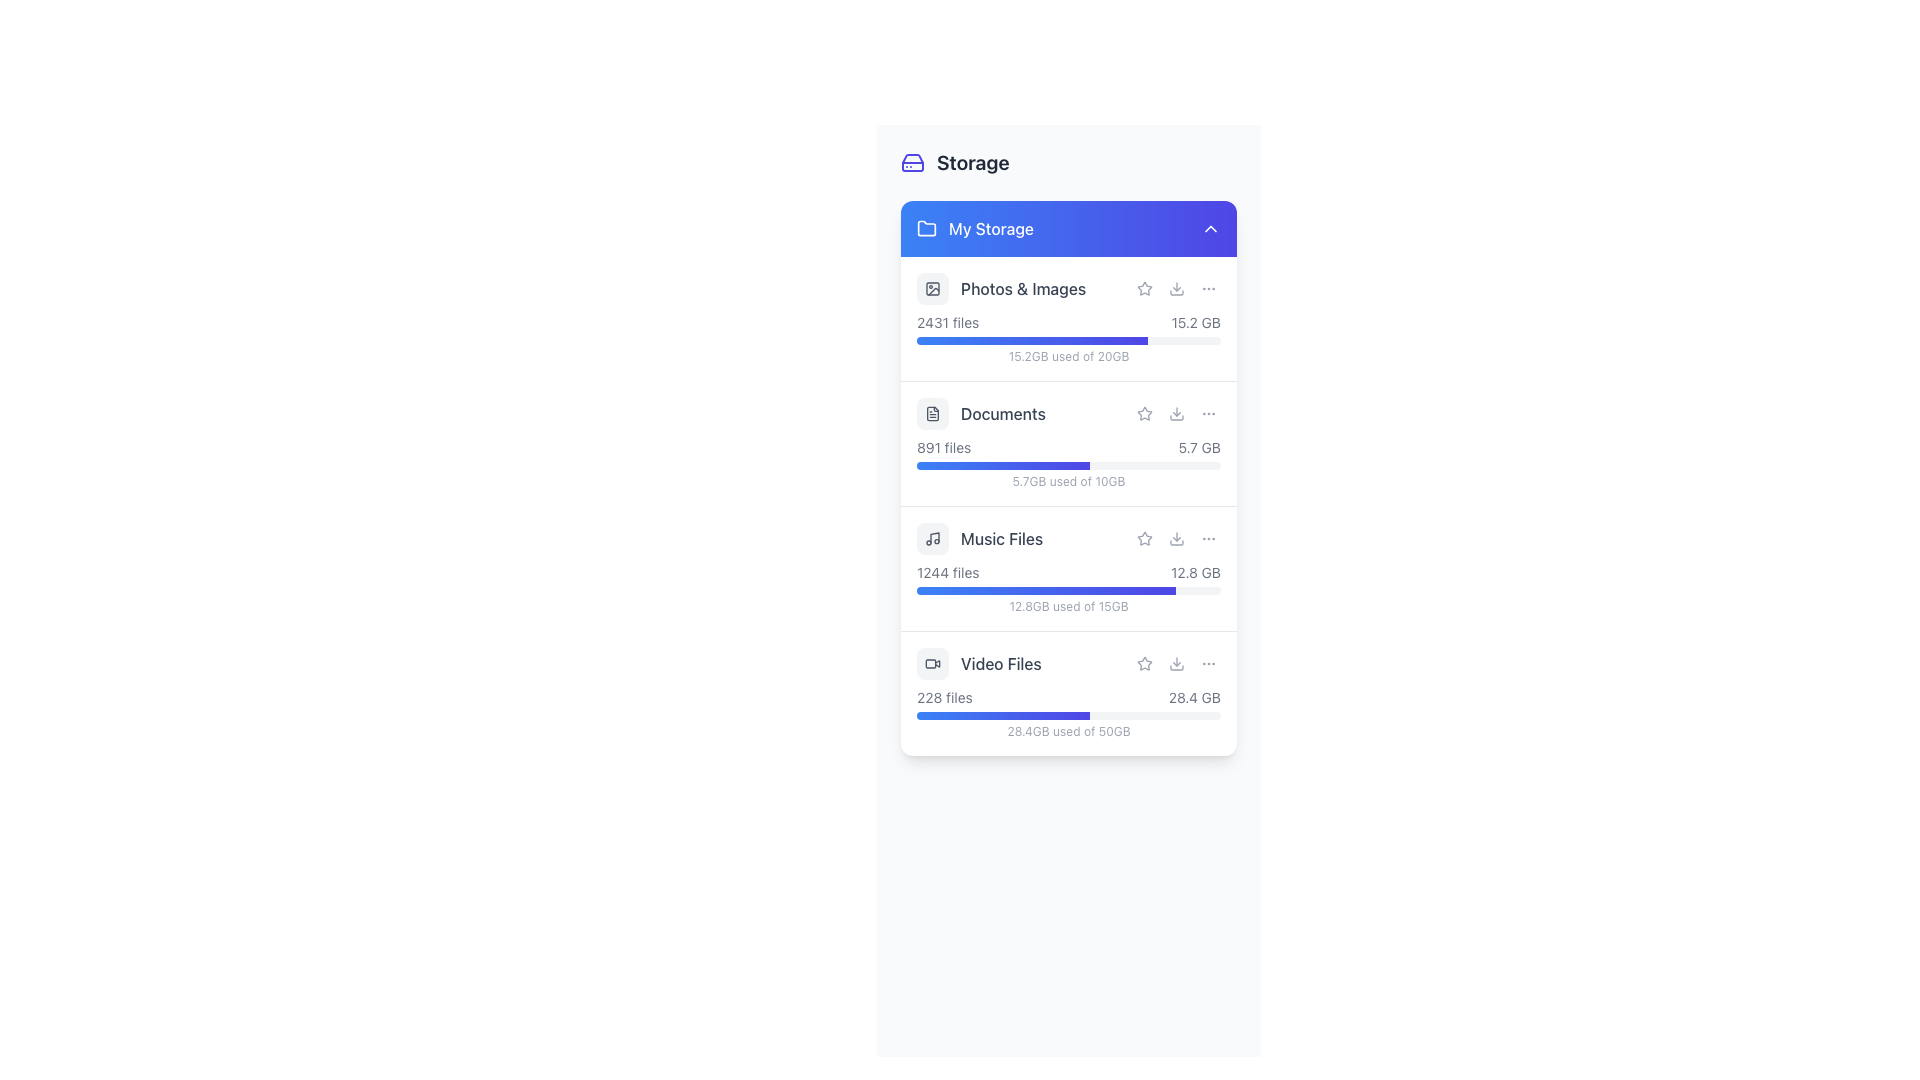 The image size is (1920, 1080). I want to click on the star-shaped button with a hollow outline, so click(1145, 663).